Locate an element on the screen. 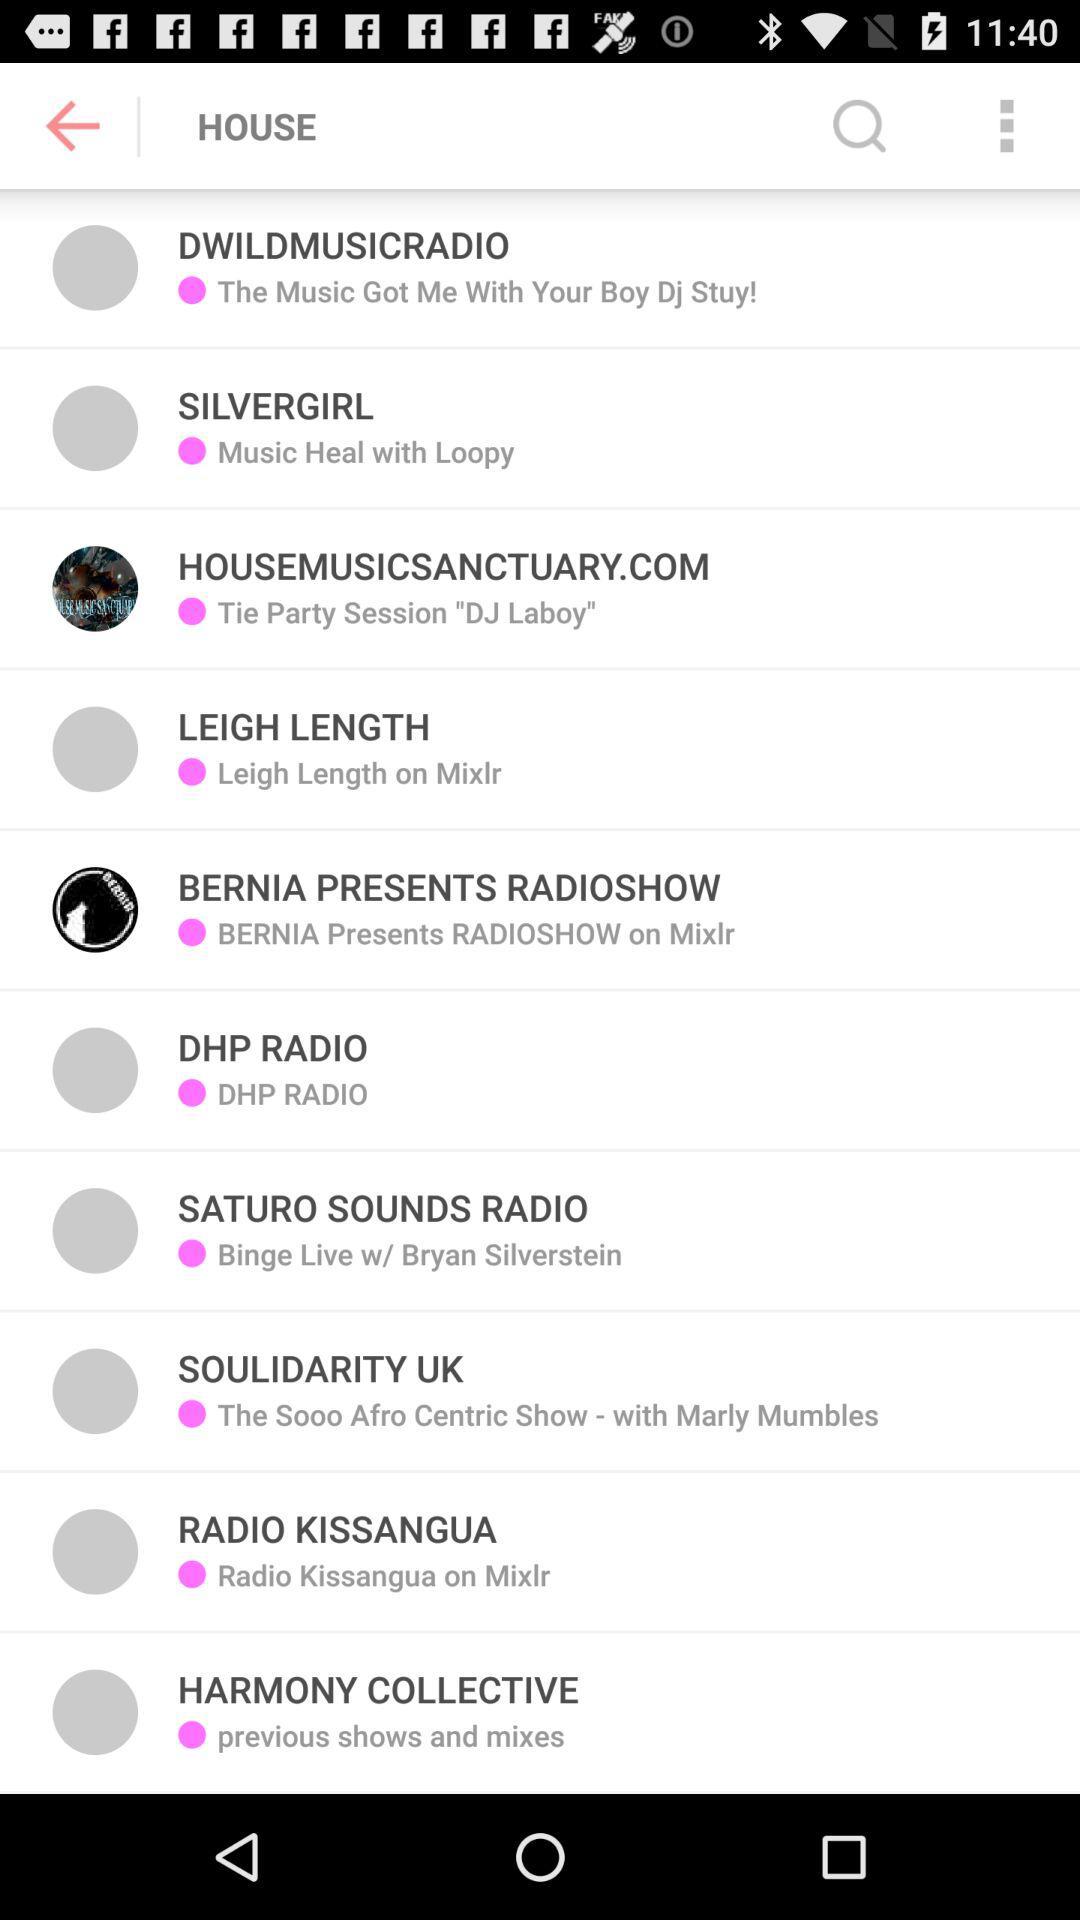 The width and height of the screenshot is (1080, 1920). harmony collective icon is located at coordinates (378, 1678).